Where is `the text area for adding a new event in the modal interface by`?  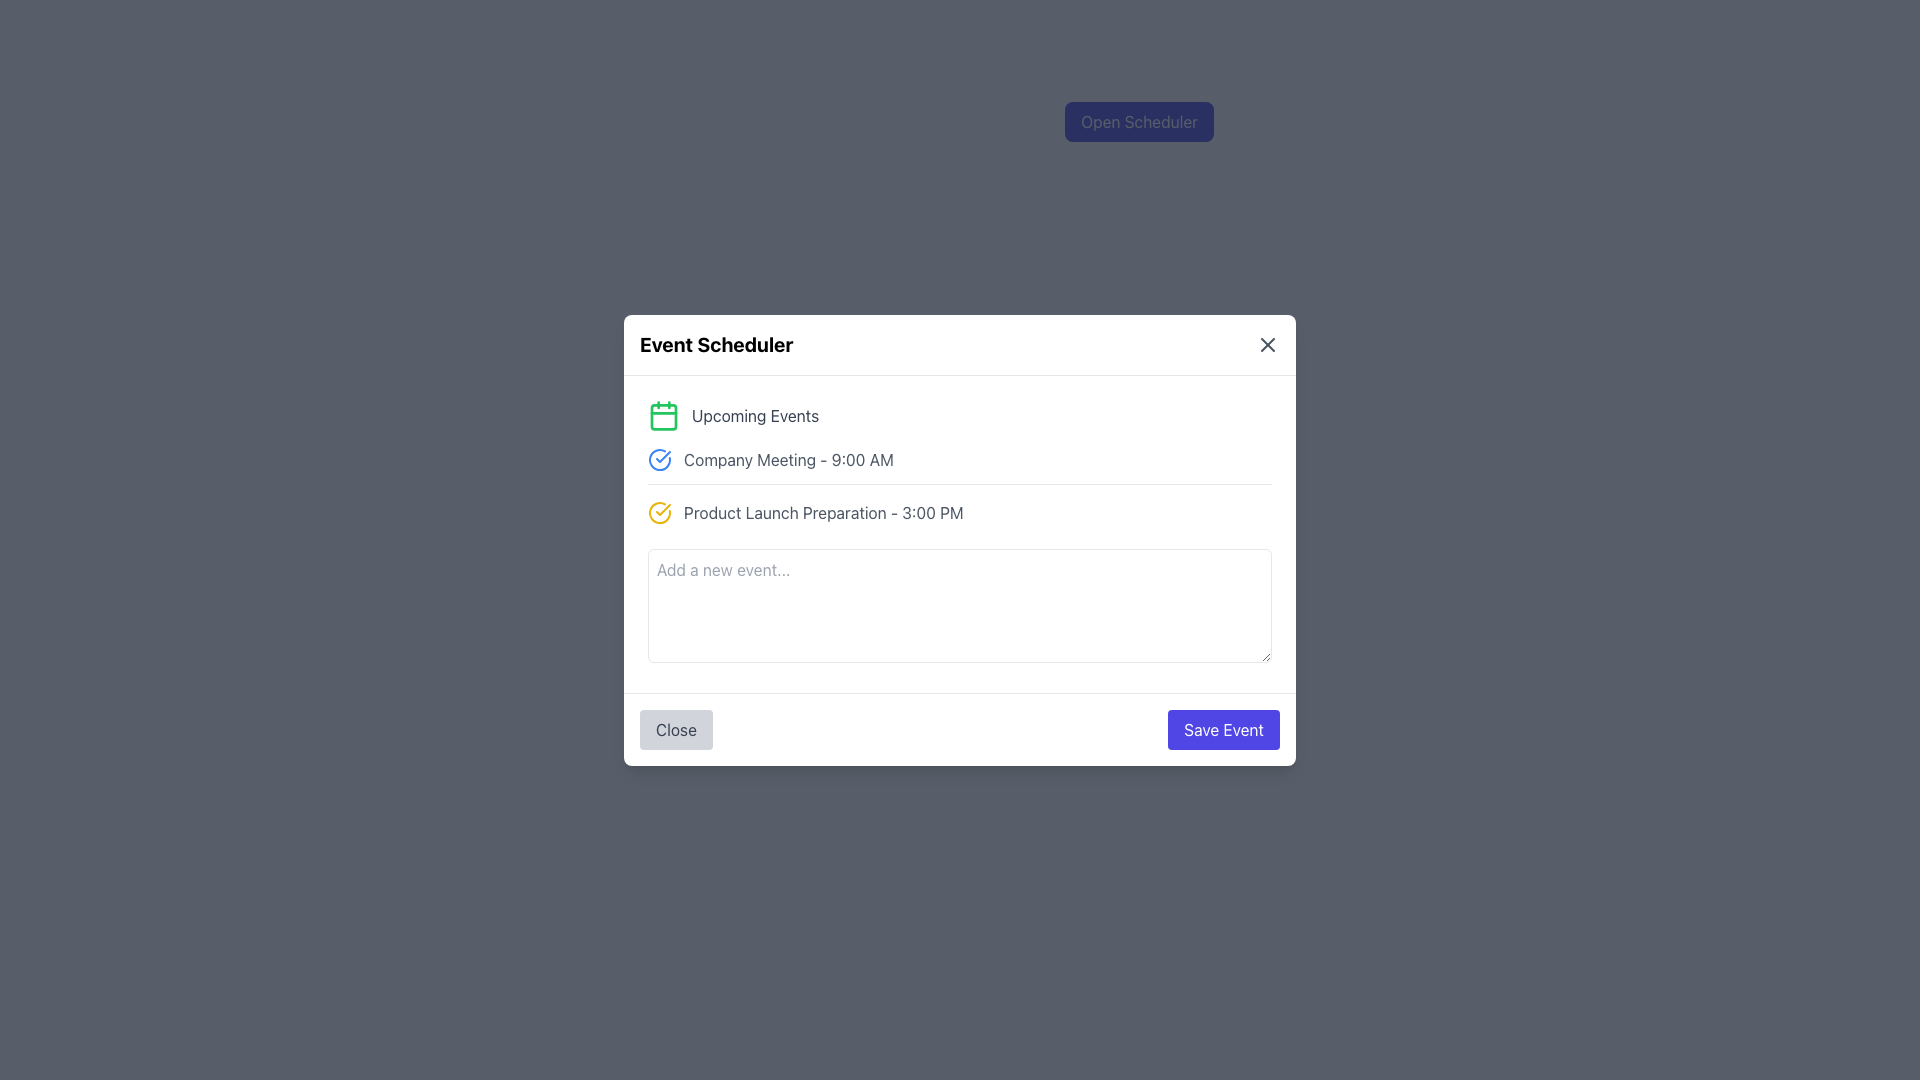
the text area for adding a new event in the modal interface by is located at coordinates (960, 604).